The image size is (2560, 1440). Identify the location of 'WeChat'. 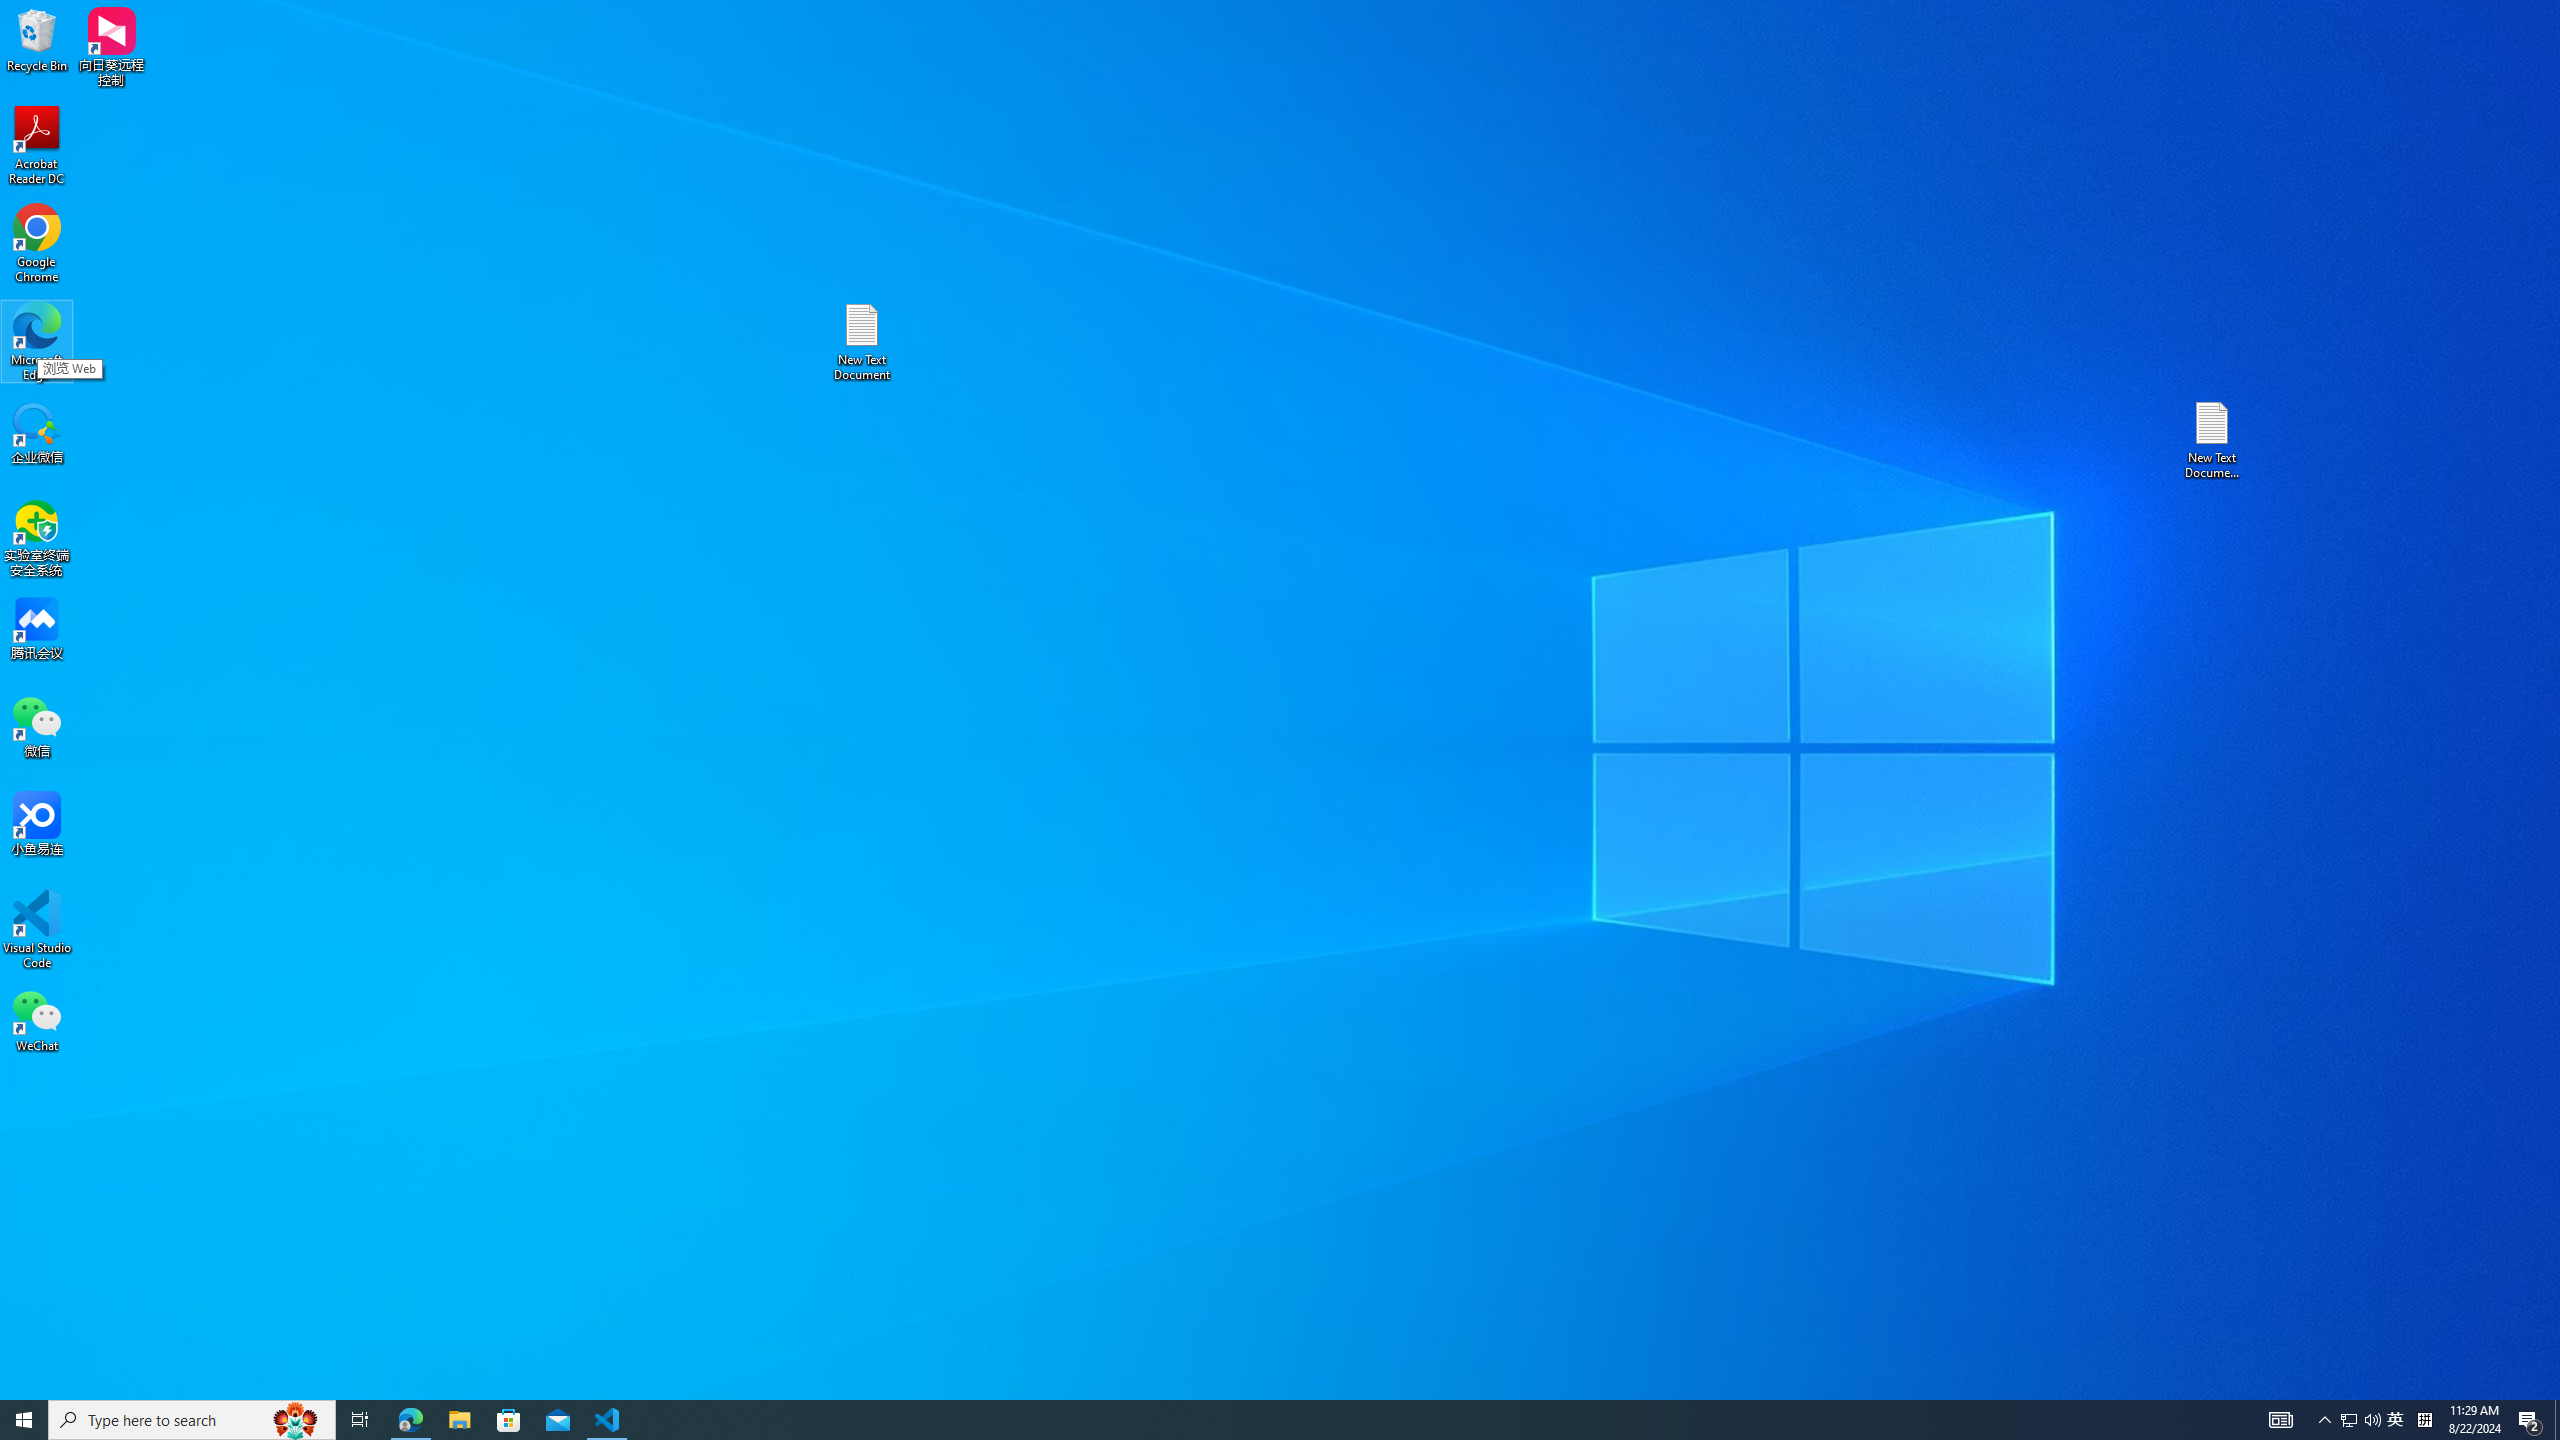
(36, 1019).